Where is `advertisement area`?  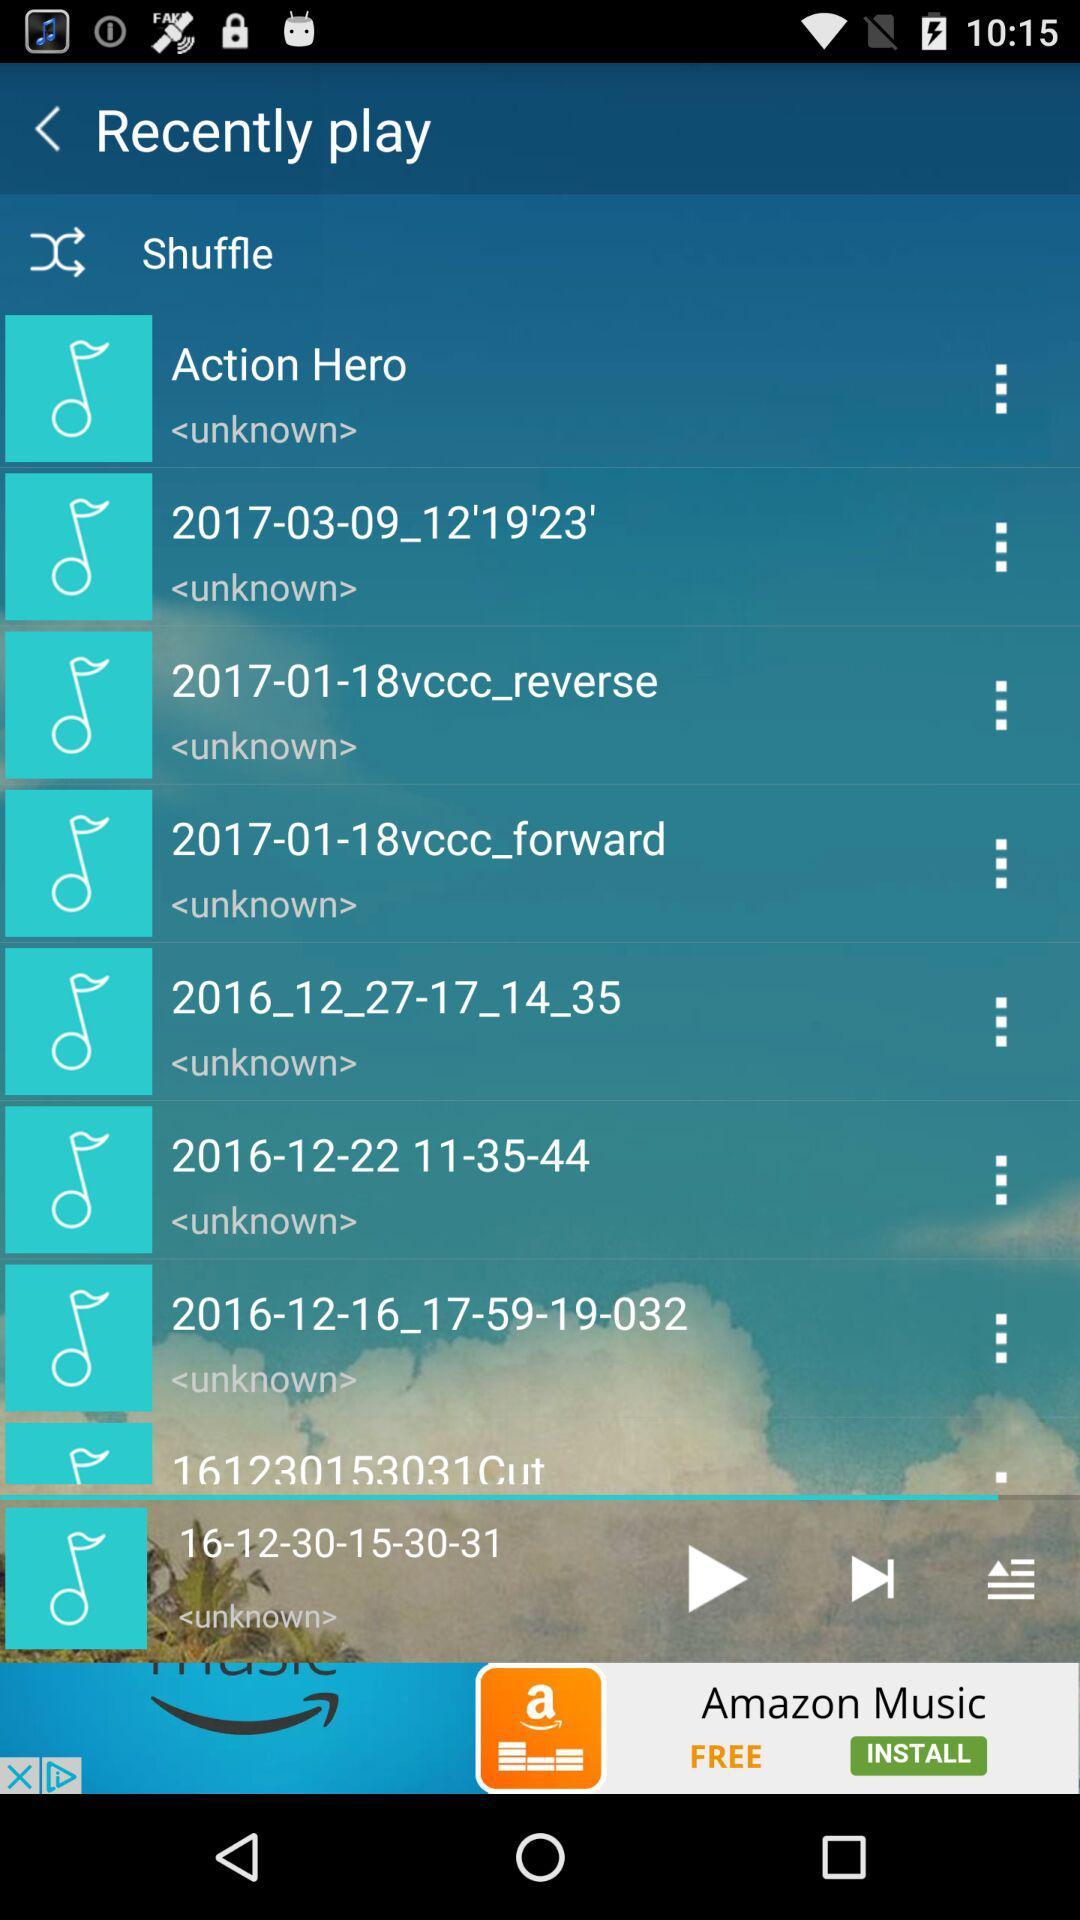 advertisement area is located at coordinates (540, 1727).